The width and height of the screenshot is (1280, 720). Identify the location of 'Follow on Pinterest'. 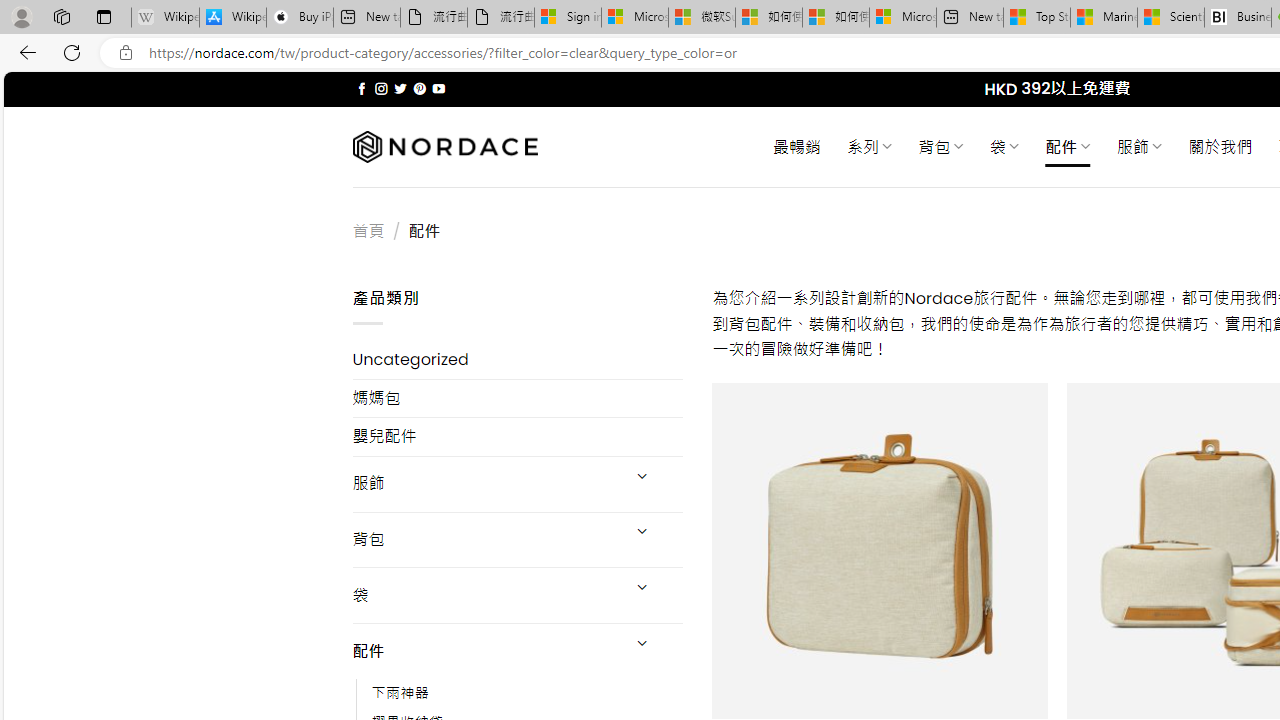
(418, 88).